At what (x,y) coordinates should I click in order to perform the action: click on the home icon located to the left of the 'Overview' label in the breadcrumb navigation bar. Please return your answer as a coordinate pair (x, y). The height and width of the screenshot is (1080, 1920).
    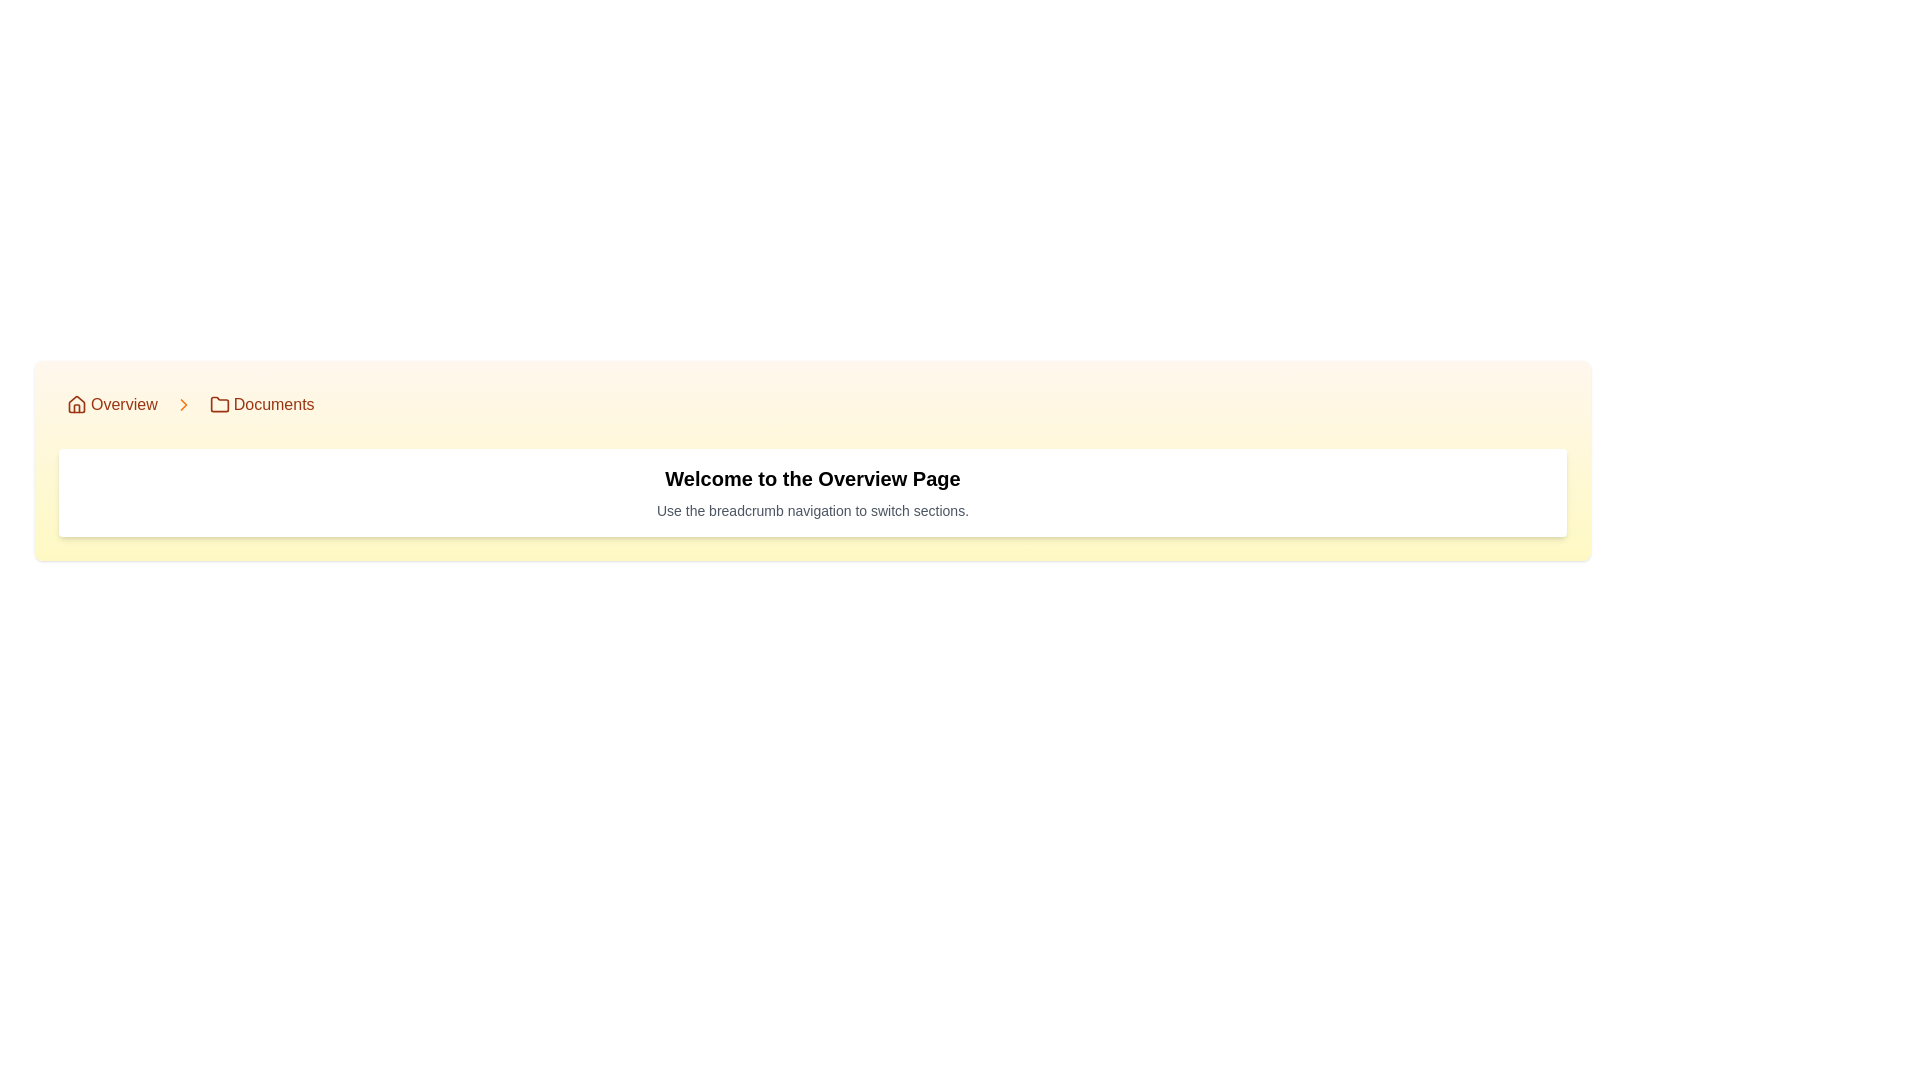
    Looking at the image, I should click on (76, 405).